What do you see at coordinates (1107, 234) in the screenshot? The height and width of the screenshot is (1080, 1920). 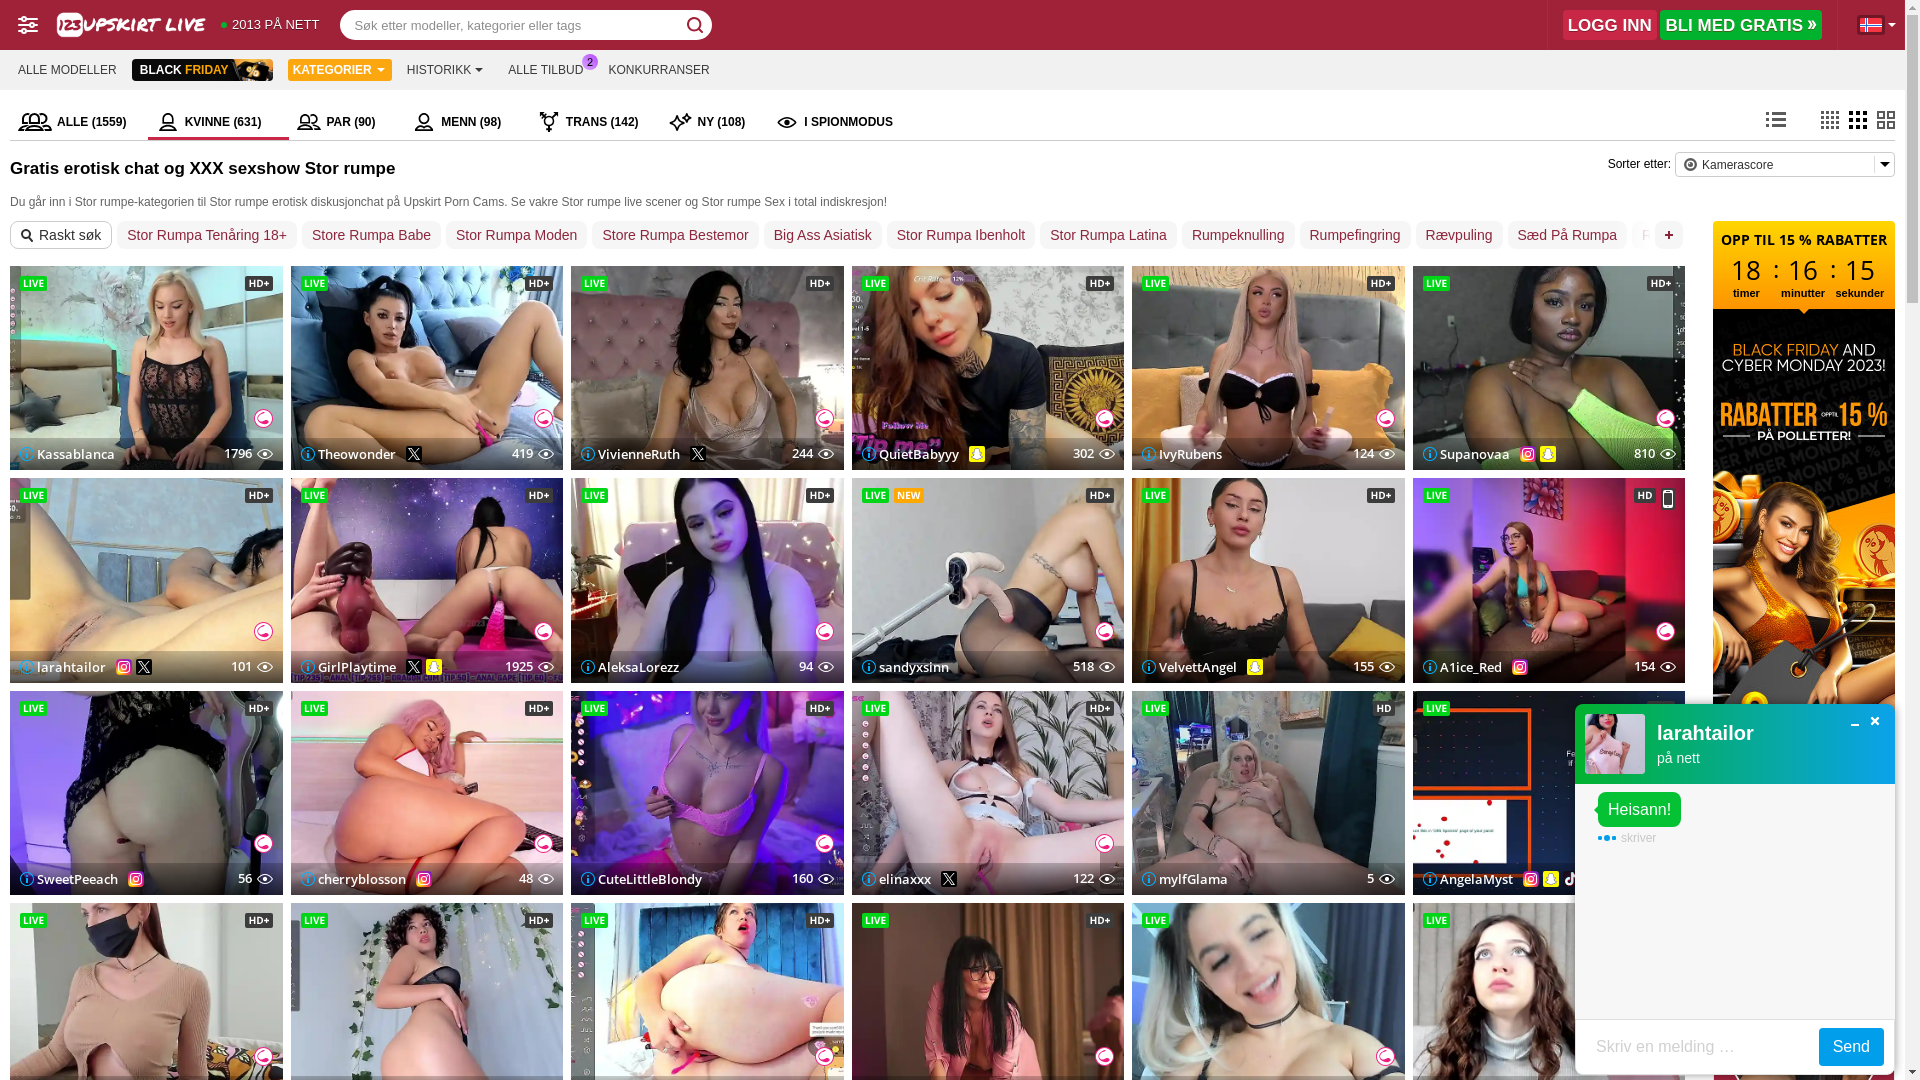 I see `'Stor Rumpa Latina'` at bounding box center [1107, 234].